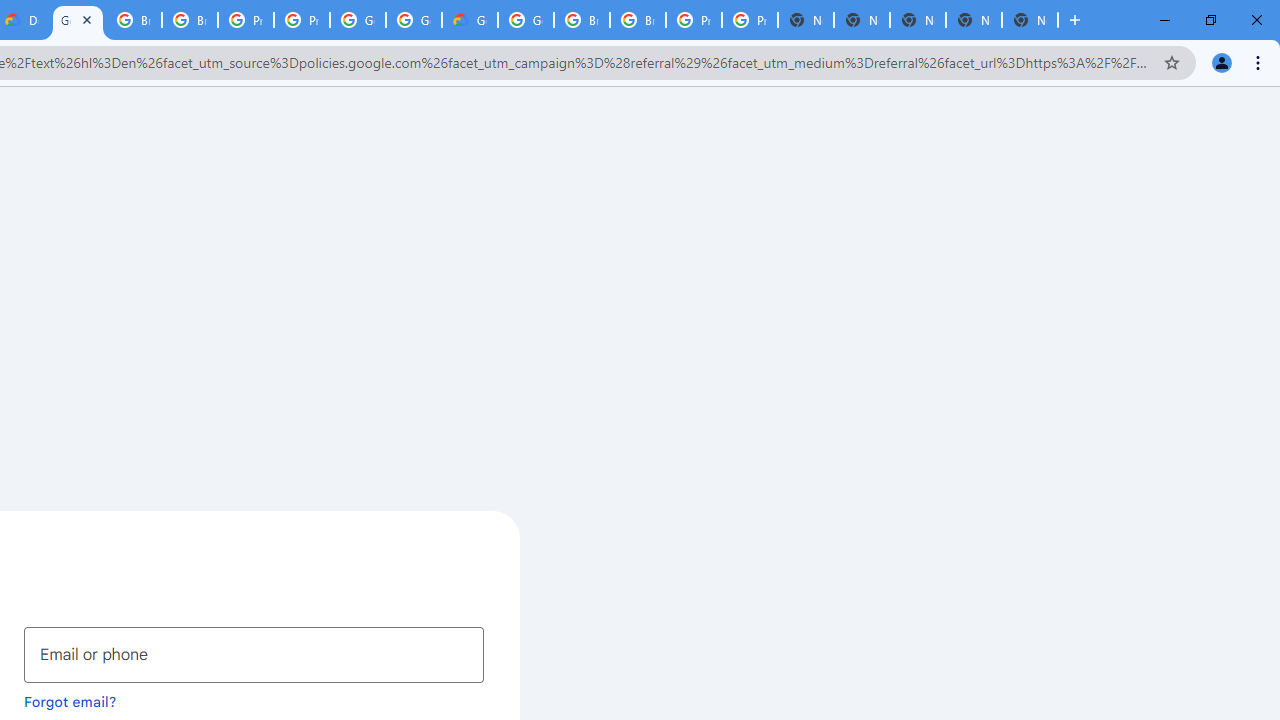 The image size is (1280, 720). What do you see at coordinates (253, 654) in the screenshot?
I see `'Email or phone'` at bounding box center [253, 654].